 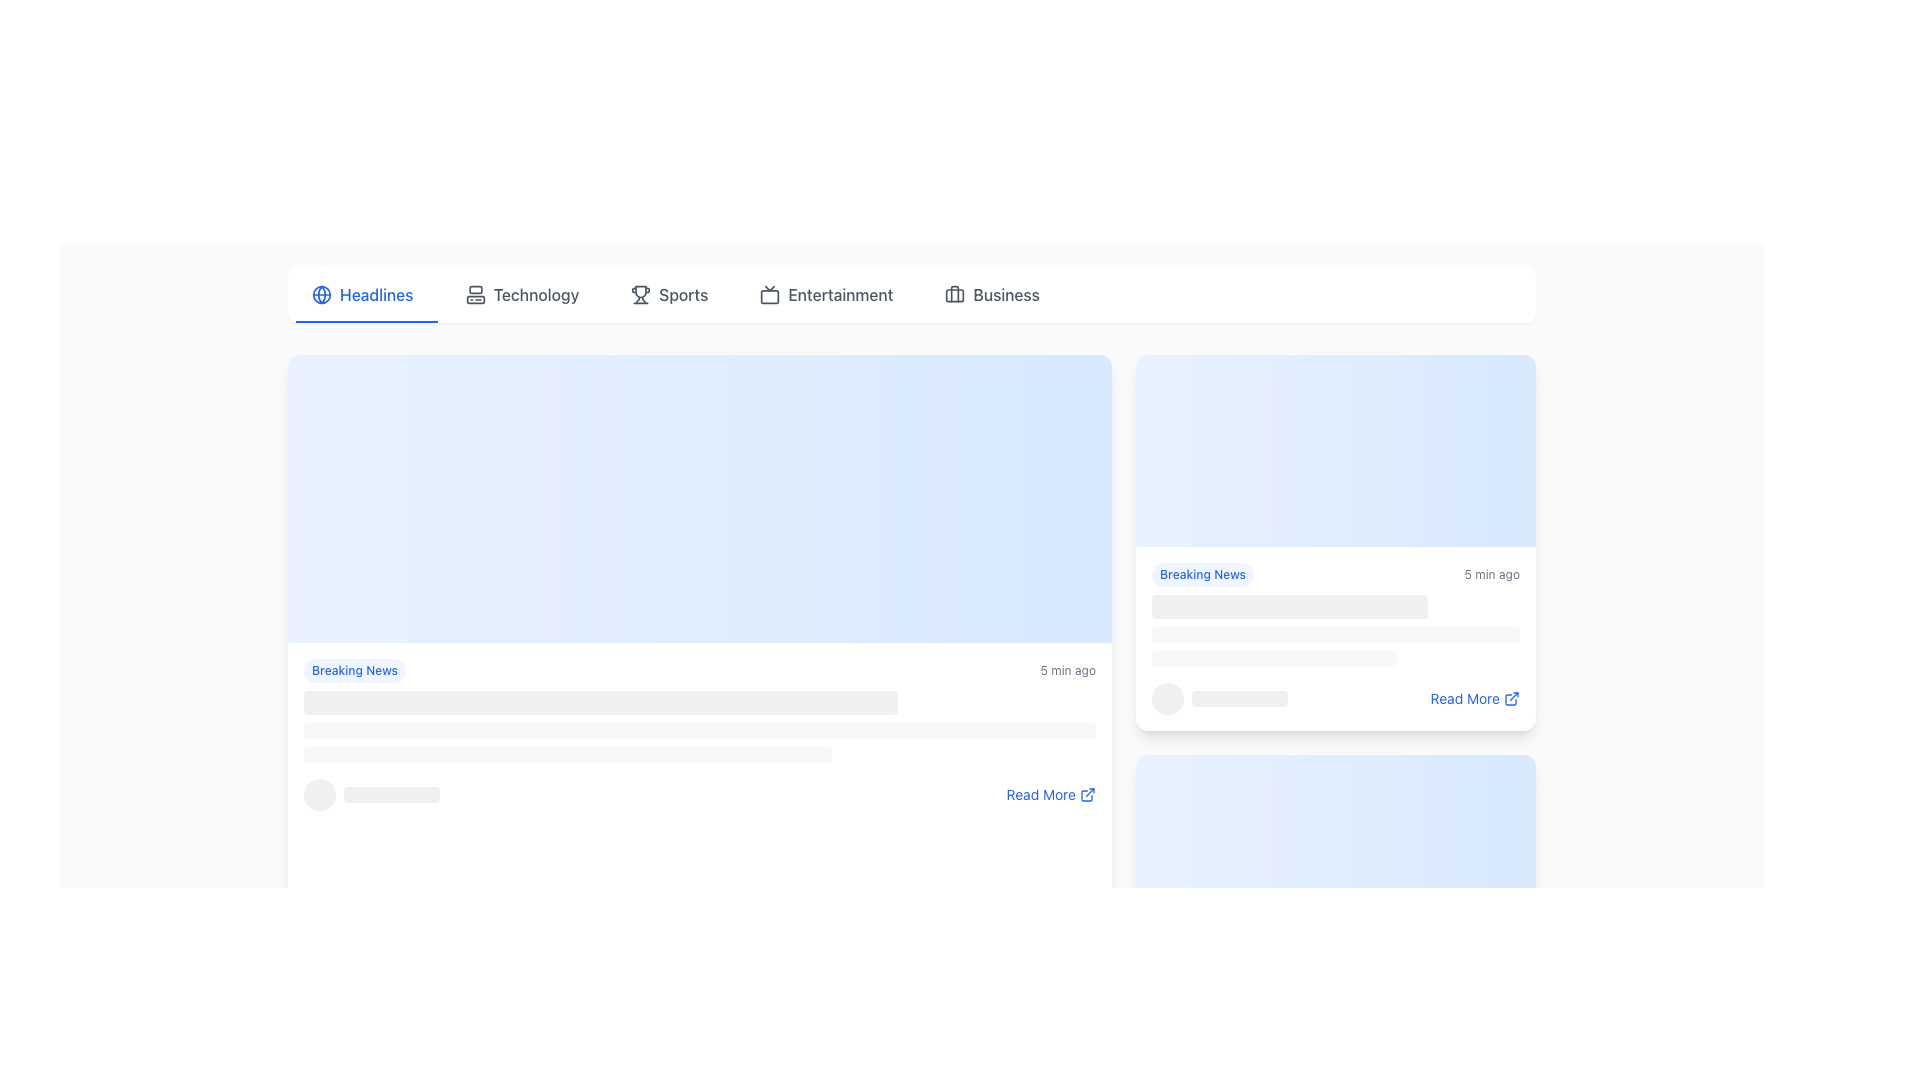 I want to click on the leftmost line of the briefcase icon, which is a decorative component in the SVG element located in the navigation bar, so click(x=954, y=294).